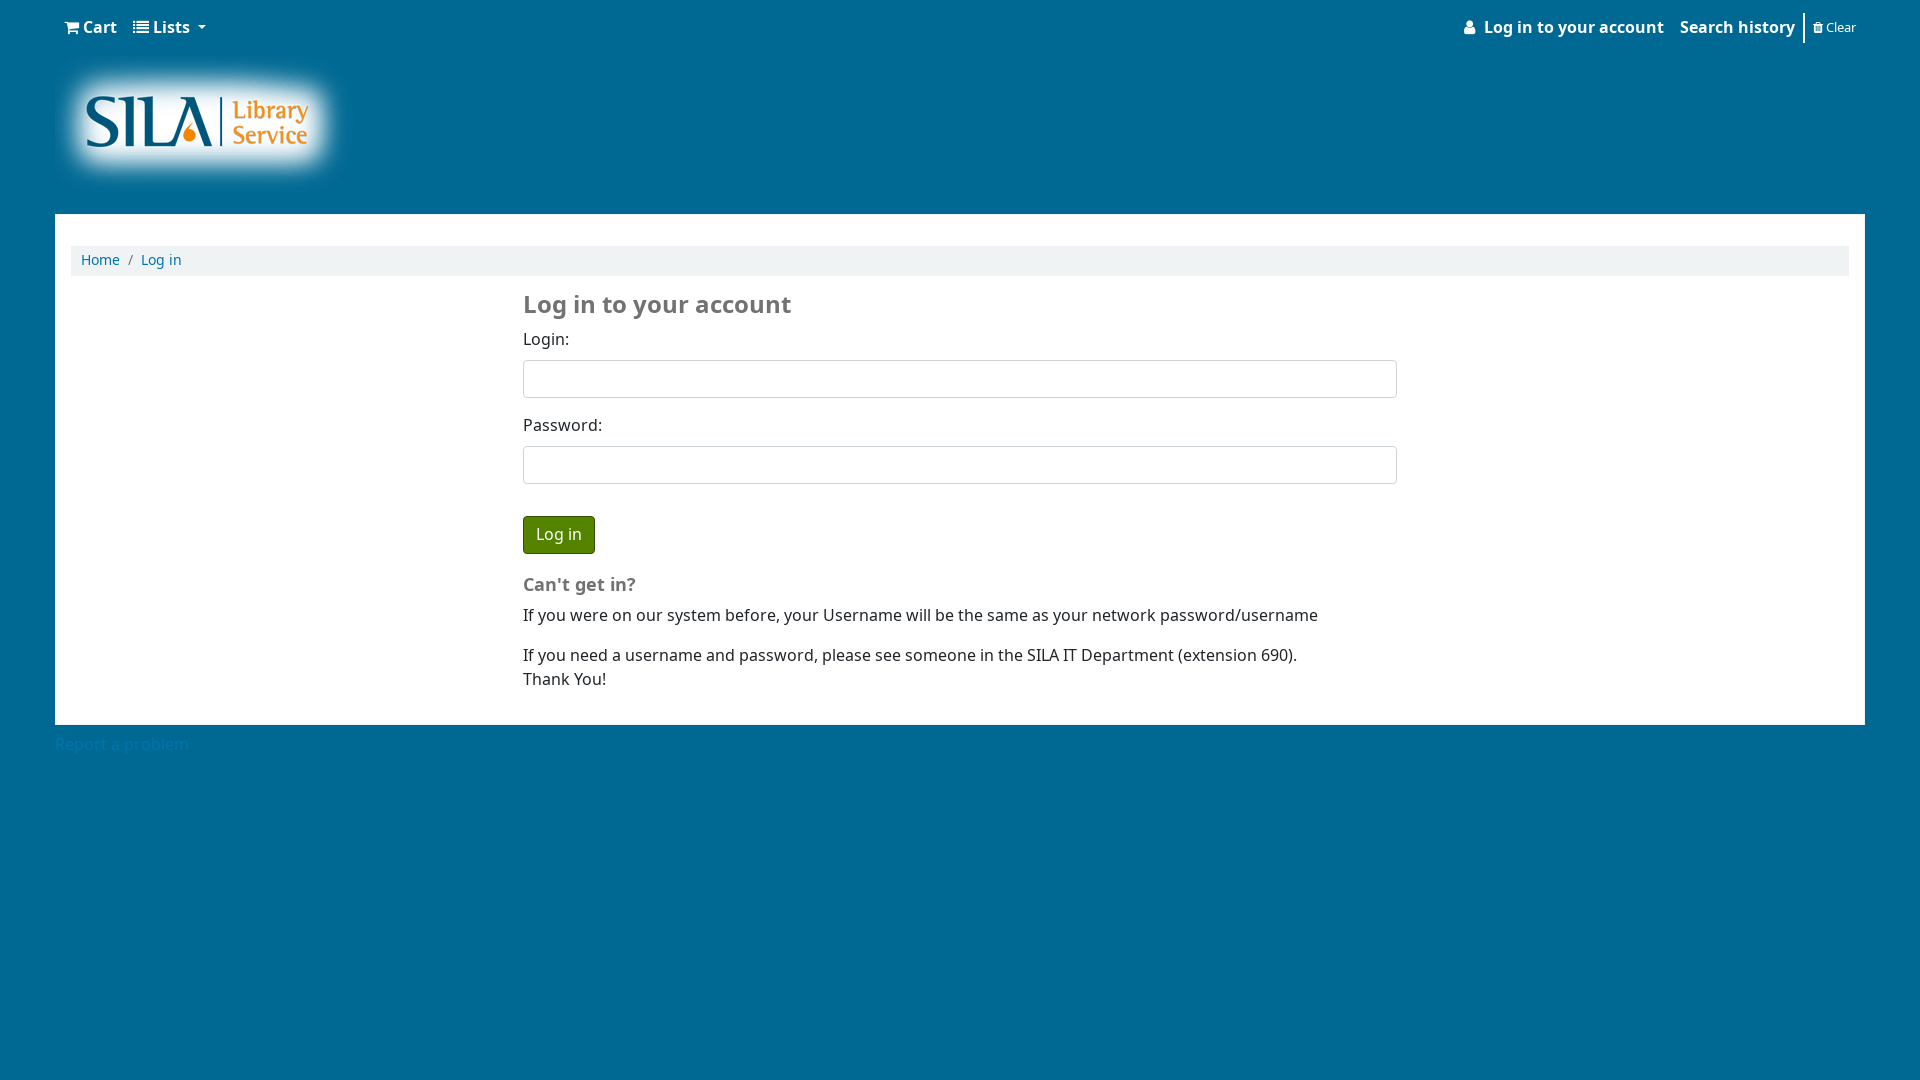 This screenshot has width=1920, height=1080. I want to click on 'Clear', so click(1834, 27).